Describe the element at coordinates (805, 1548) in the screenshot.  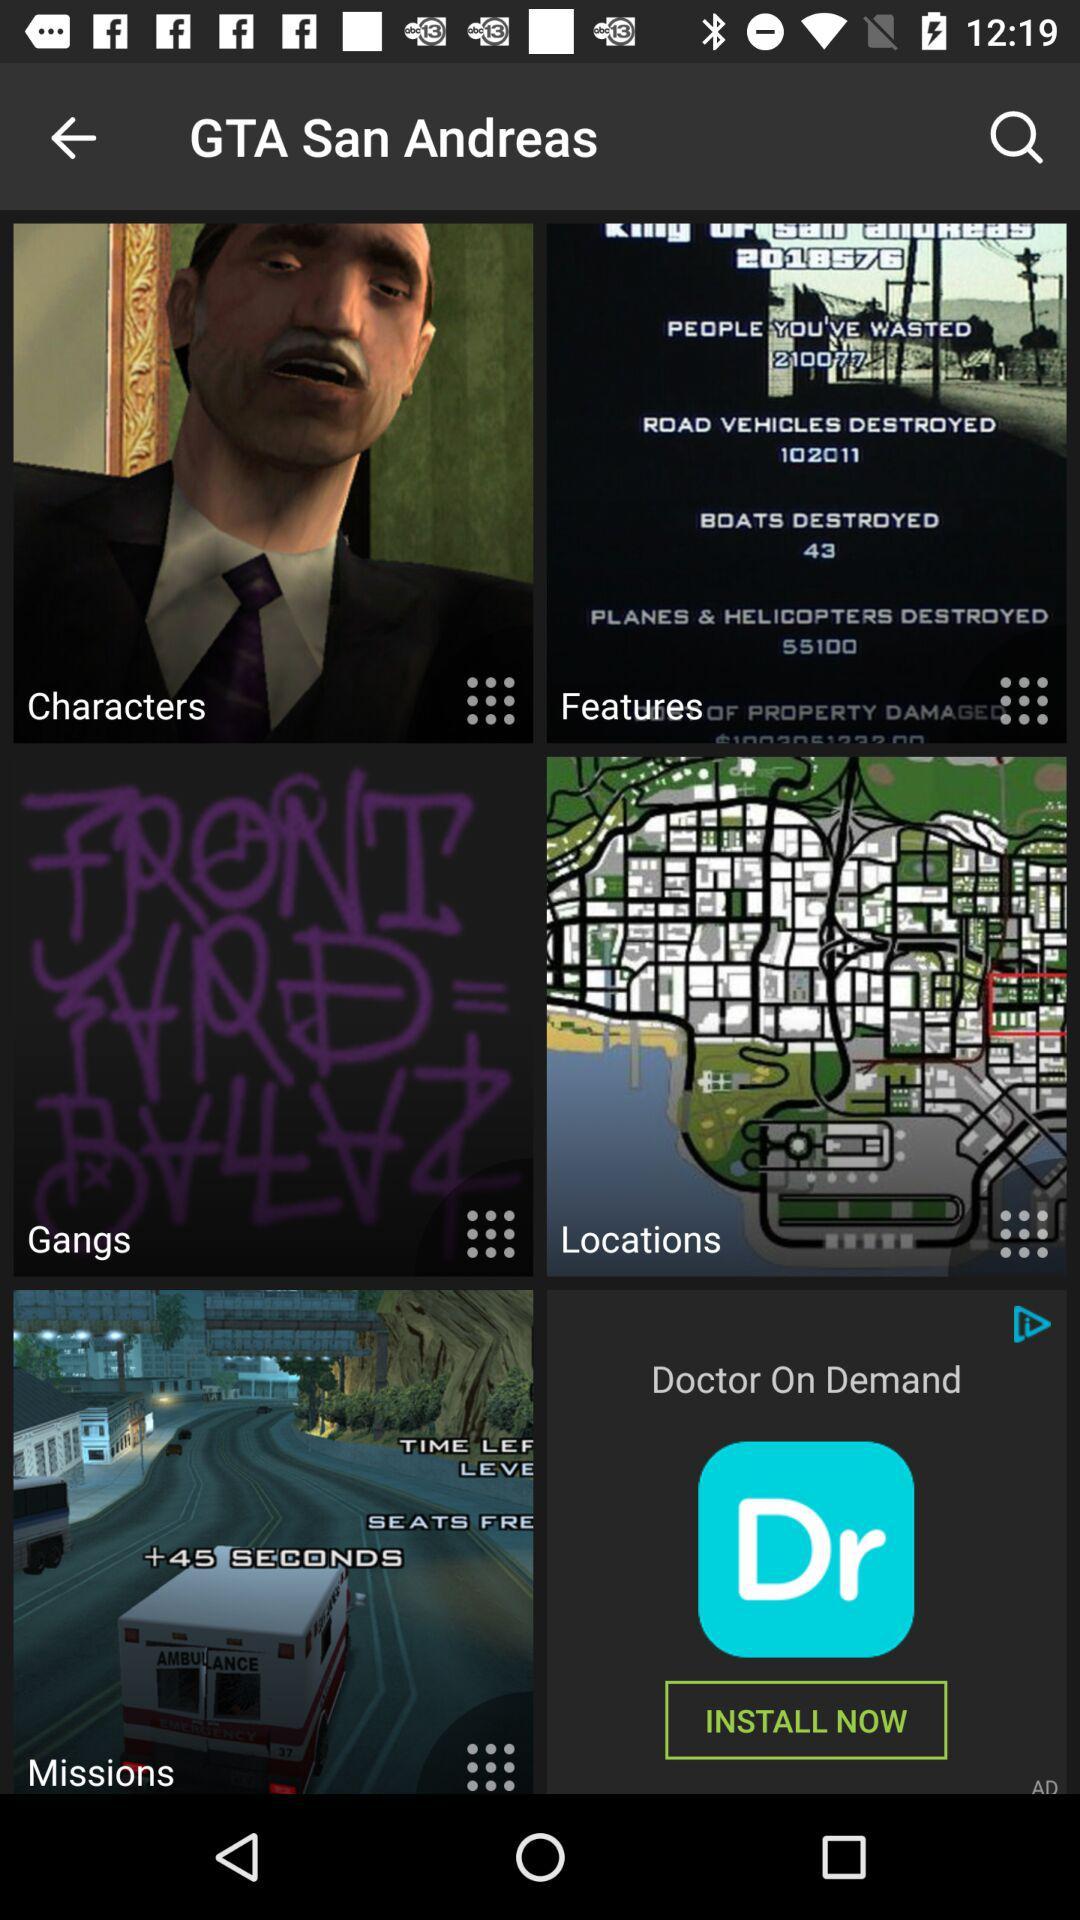
I see `people go back info player go back info gangs go bac maps location go back ambulance` at that location.